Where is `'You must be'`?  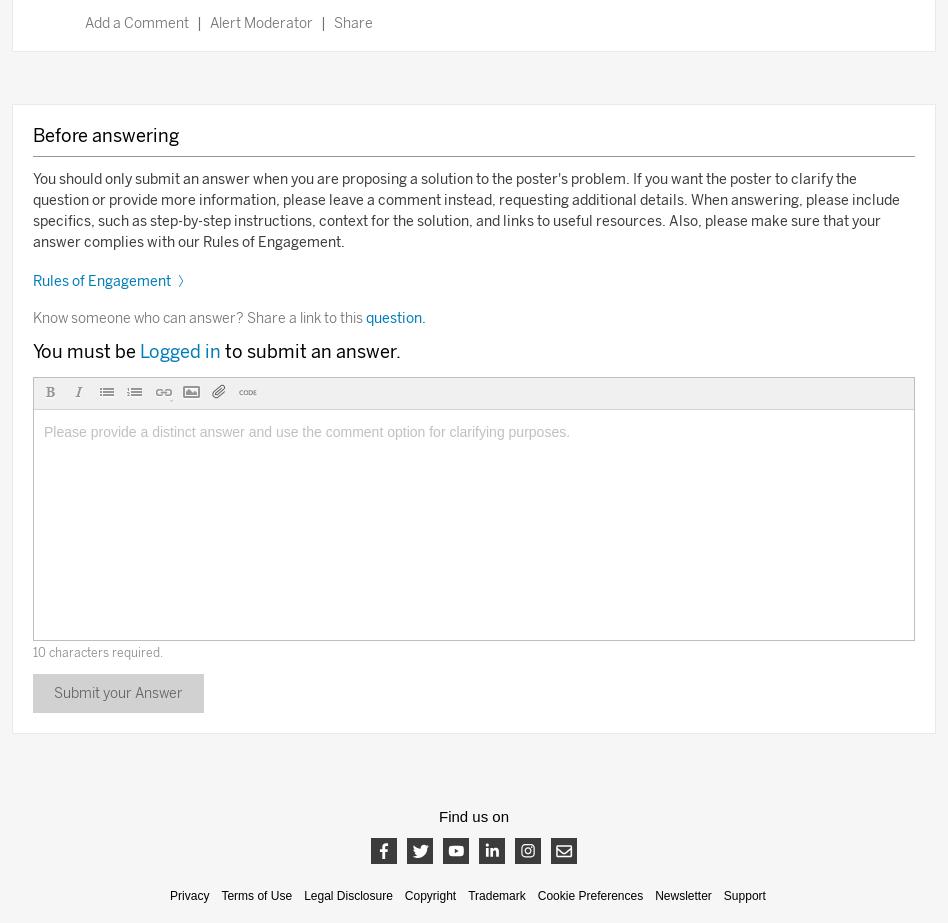 'You must be' is located at coordinates (86, 352).